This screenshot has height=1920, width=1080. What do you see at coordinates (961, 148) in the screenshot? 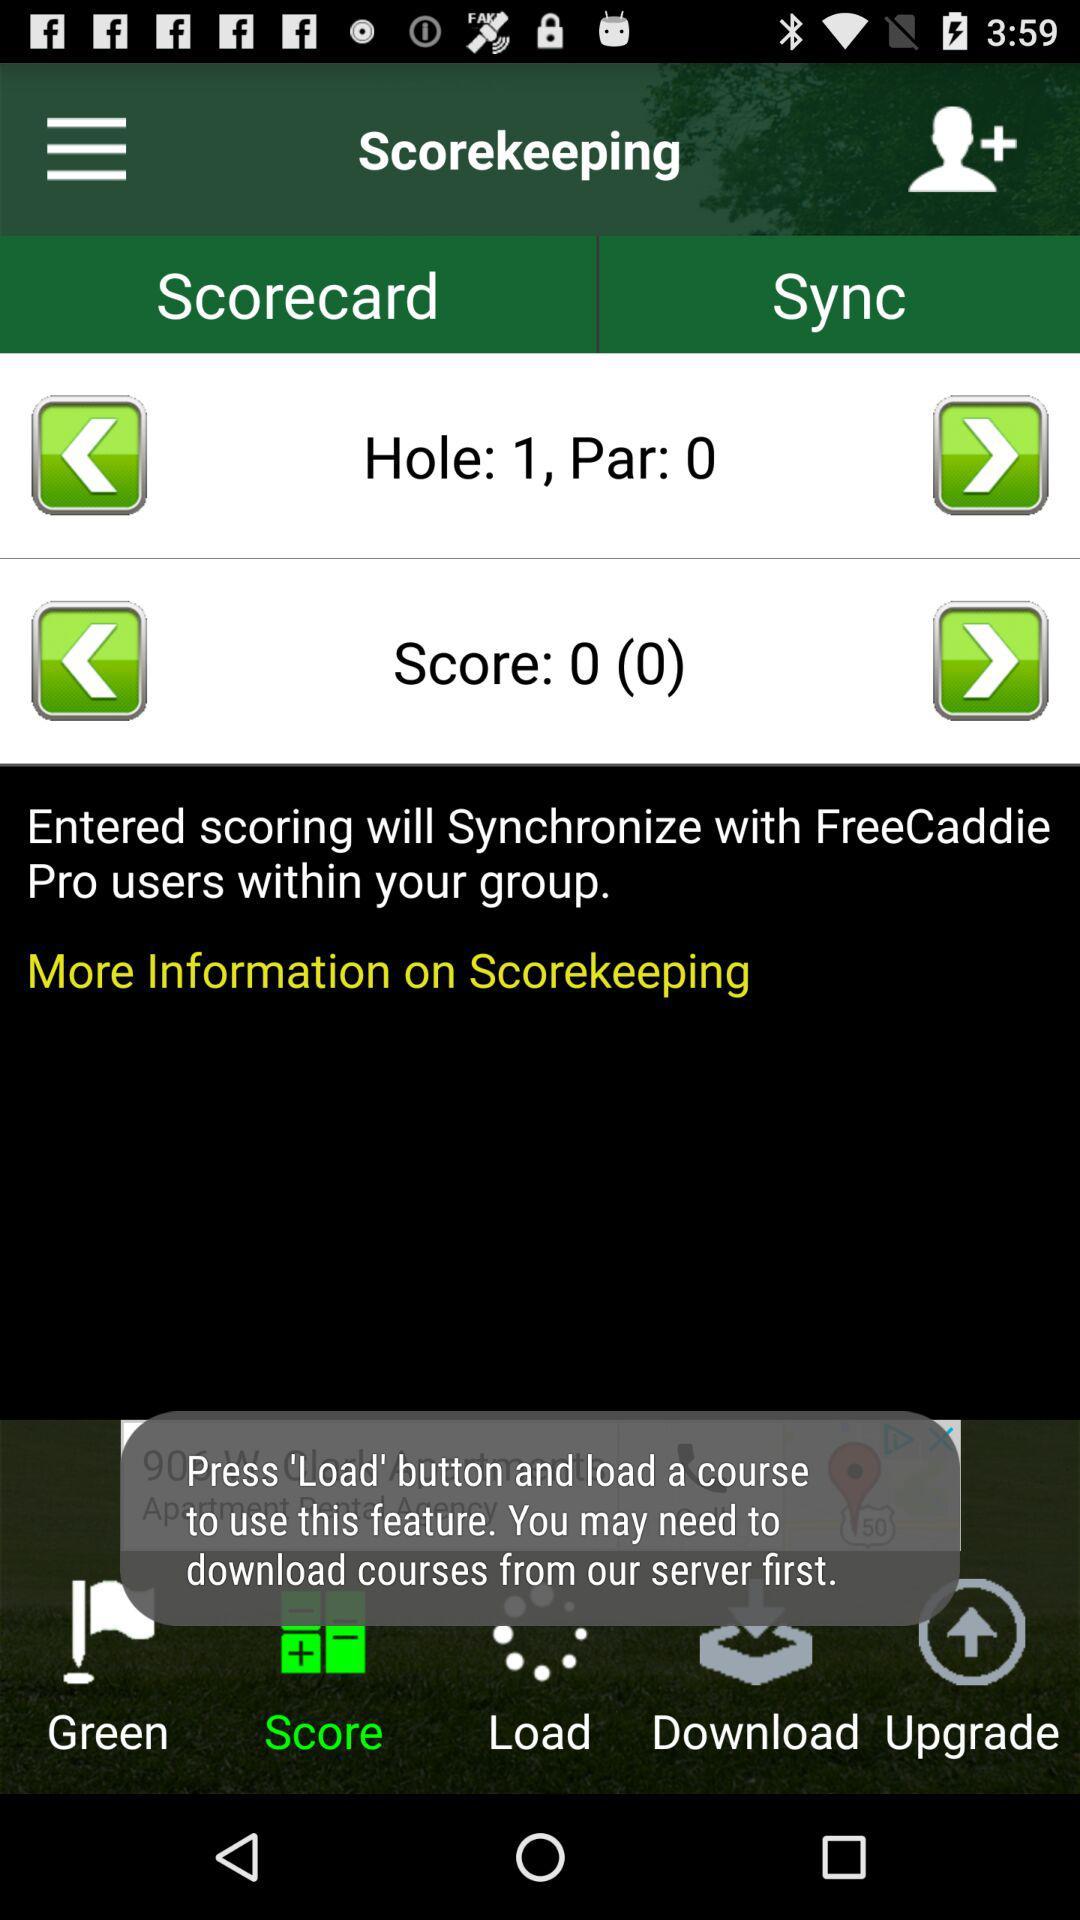
I see `user` at bounding box center [961, 148].